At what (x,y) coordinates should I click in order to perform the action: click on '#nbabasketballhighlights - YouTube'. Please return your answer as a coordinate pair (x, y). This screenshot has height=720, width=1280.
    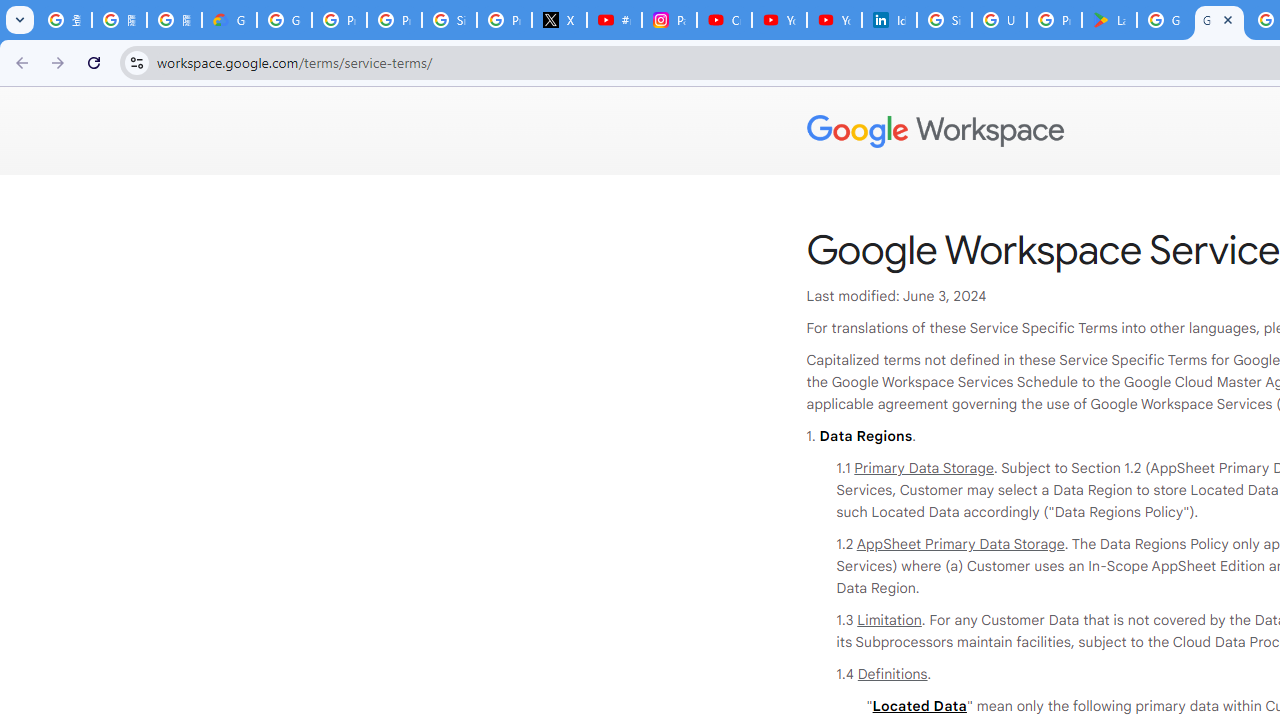
    Looking at the image, I should click on (614, 20).